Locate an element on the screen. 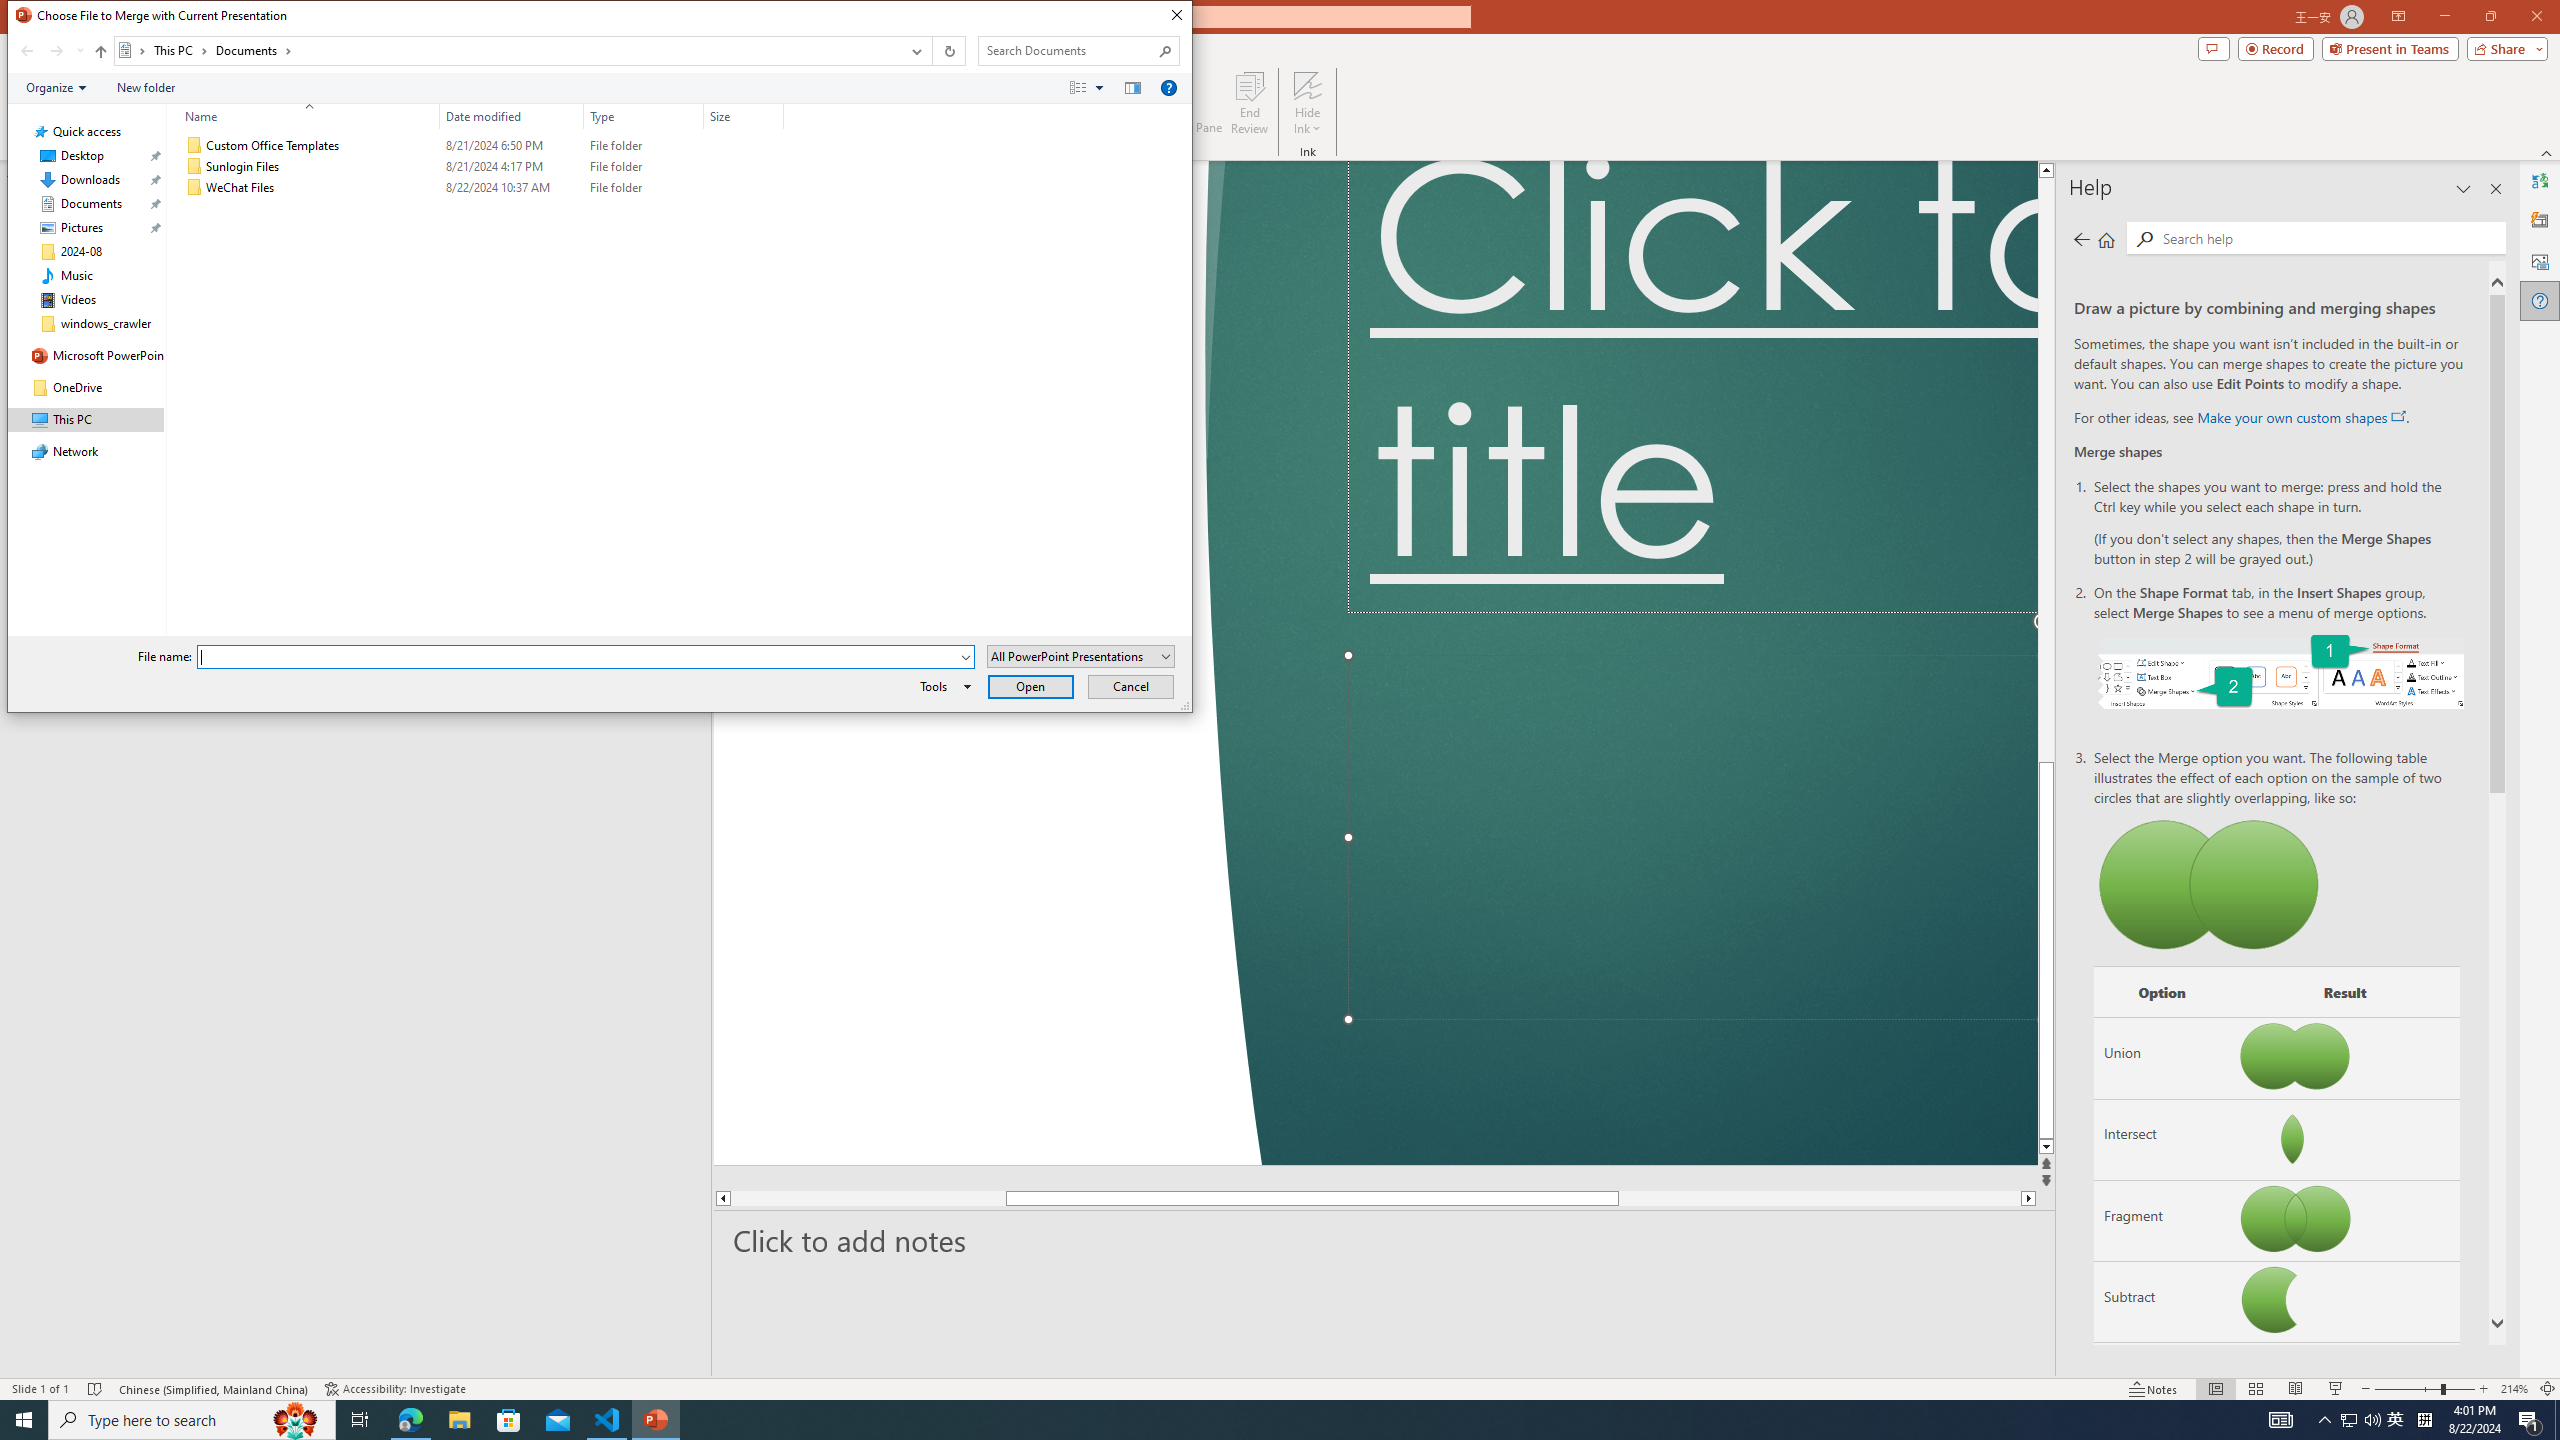  'Size' is located at coordinates (742, 115).